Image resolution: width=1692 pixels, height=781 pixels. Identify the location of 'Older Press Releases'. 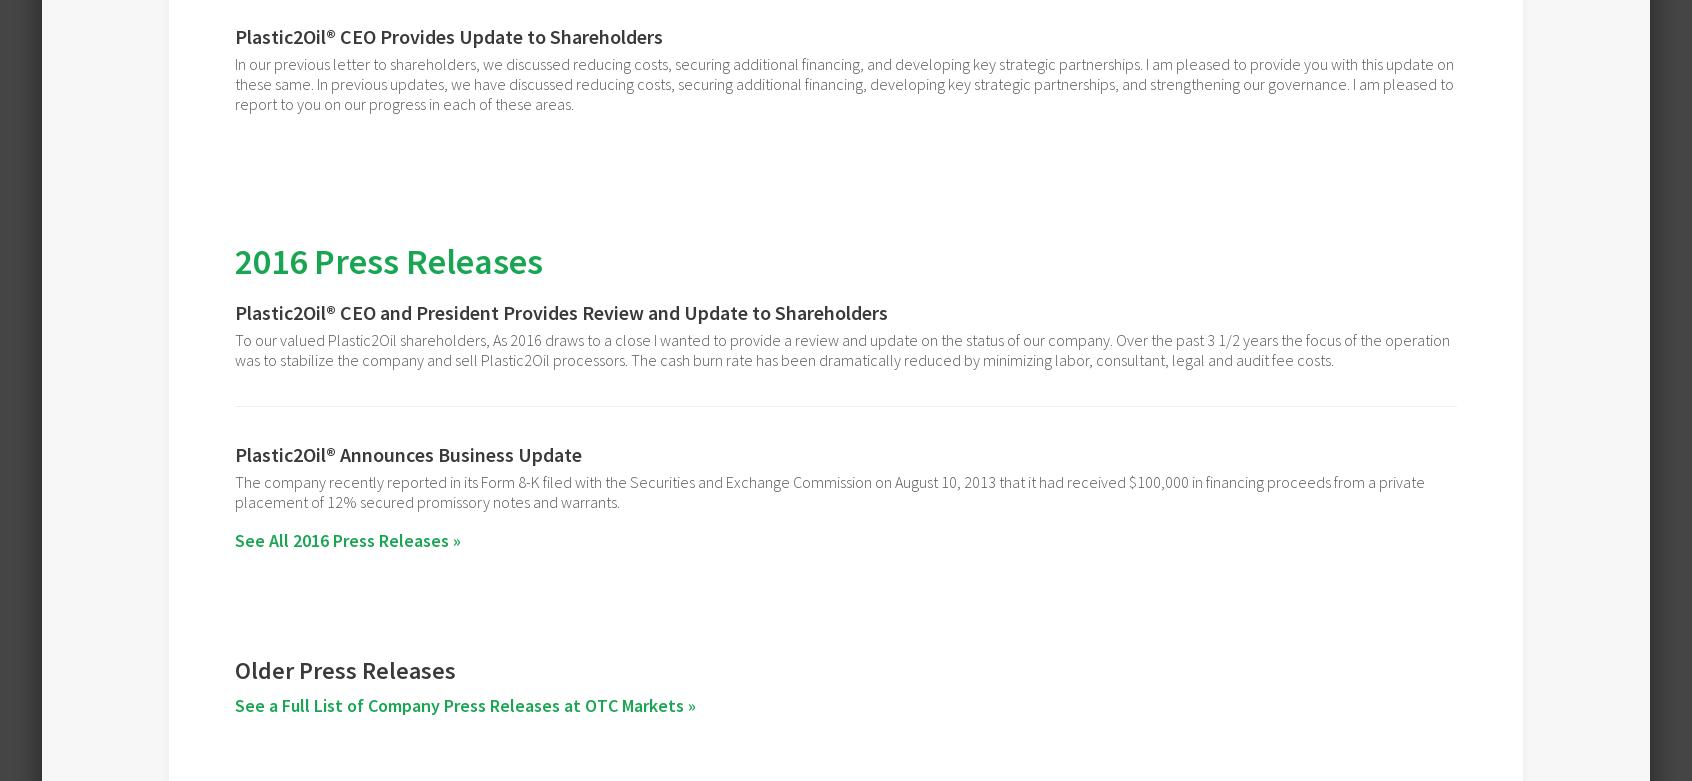
(344, 668).